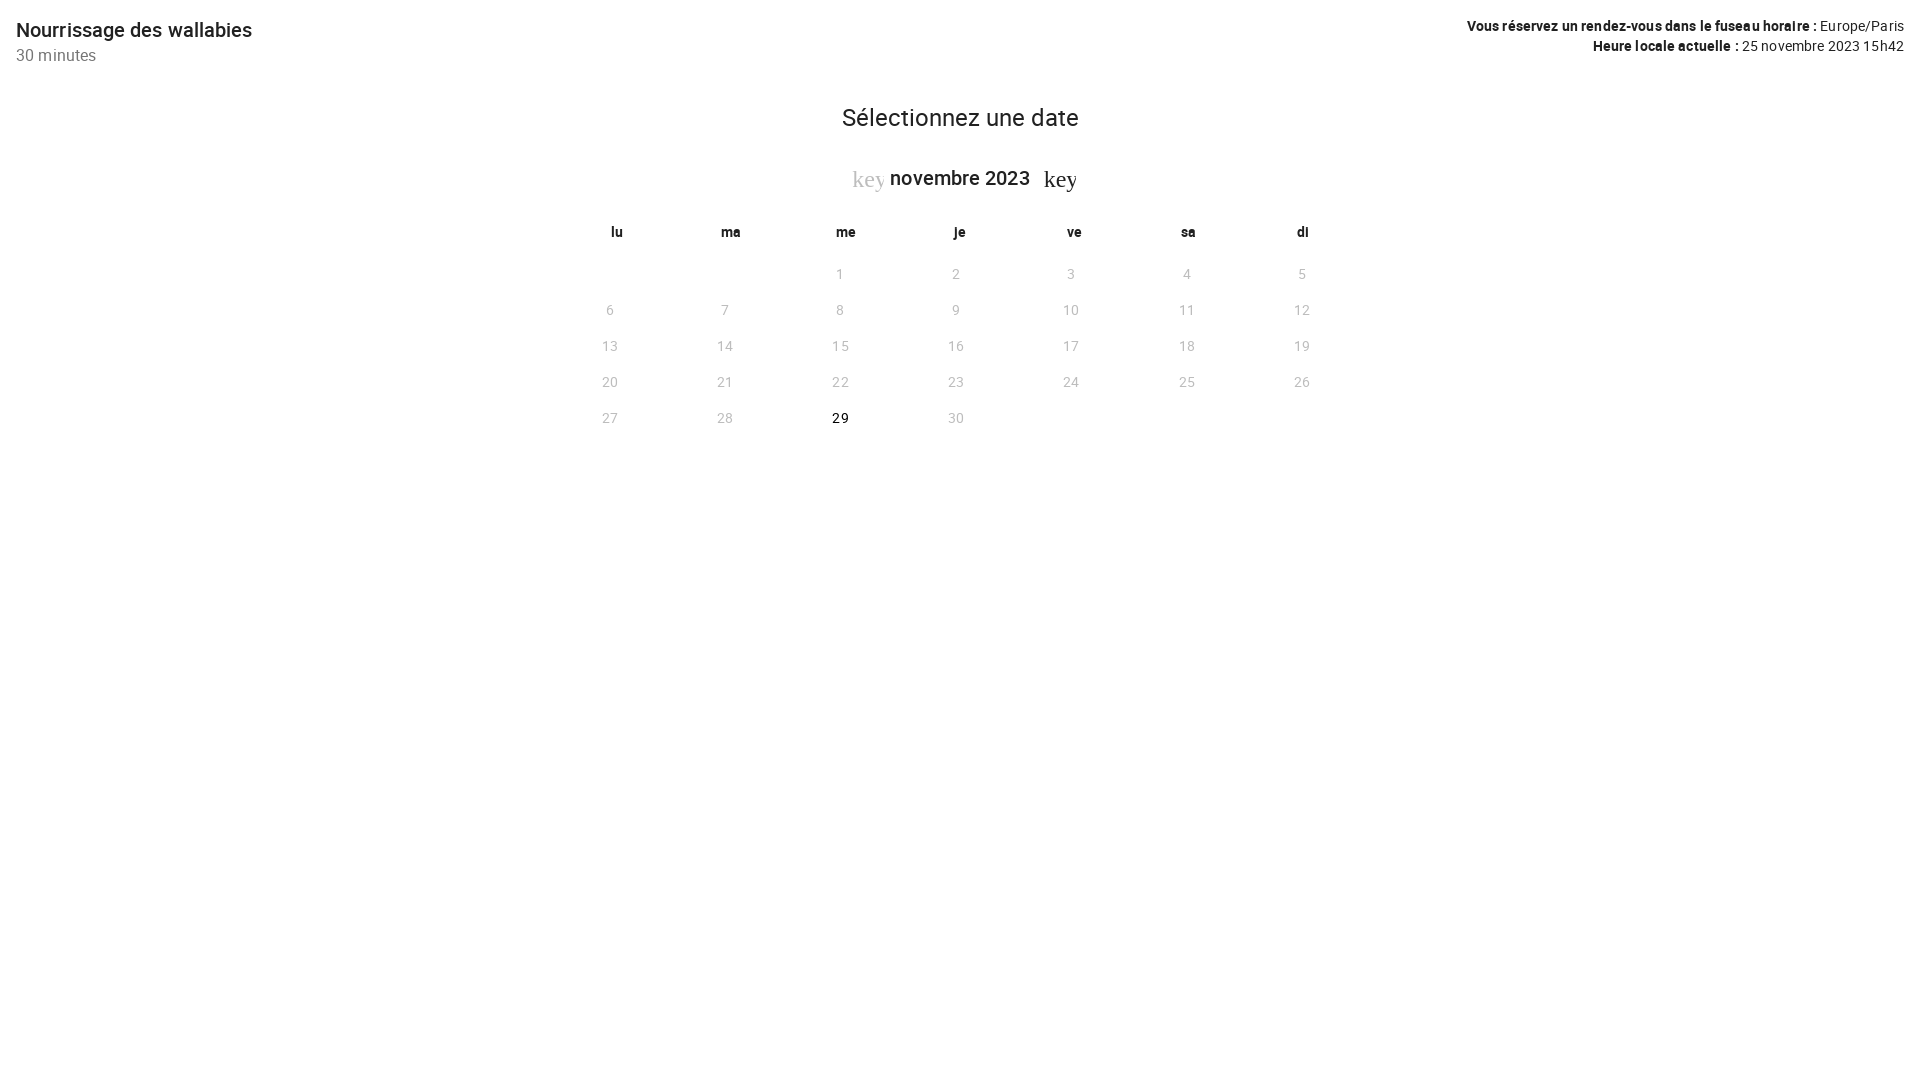  What do you see at coordinates (1186, 273) in the screenshot?
I see `'4'` at bounding box center [1186, 273].